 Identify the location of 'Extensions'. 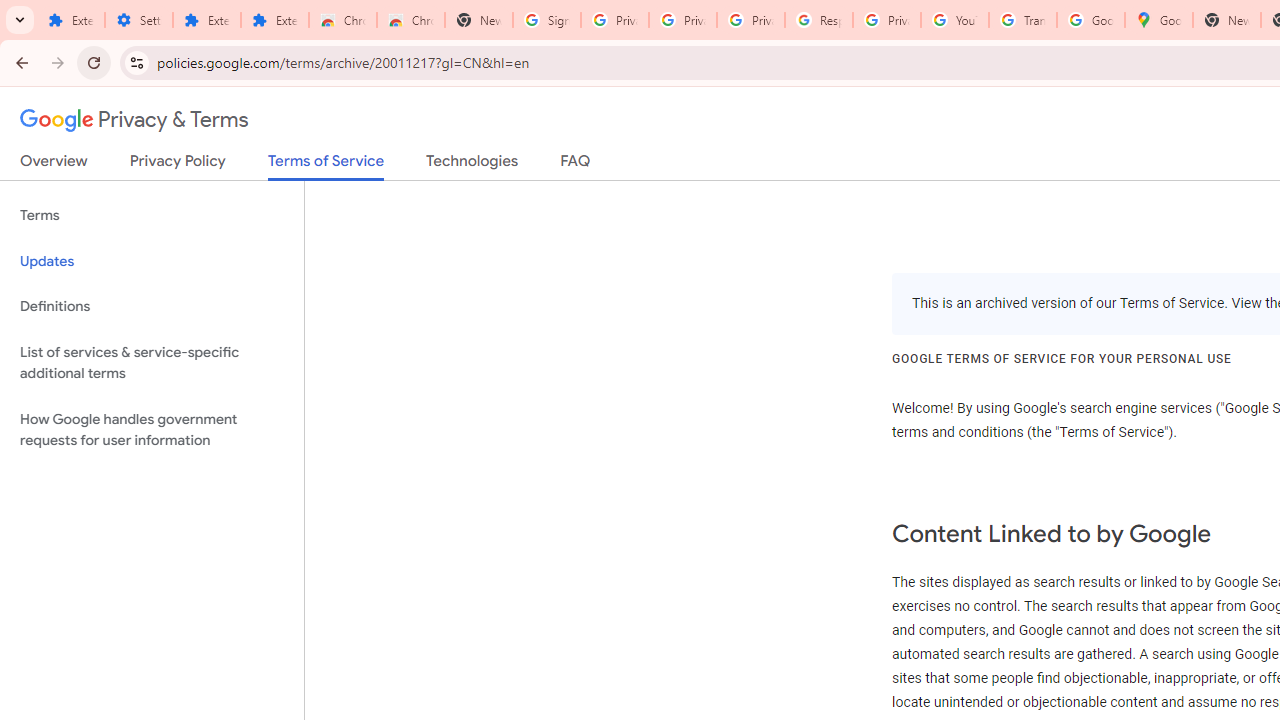
(206, 20).